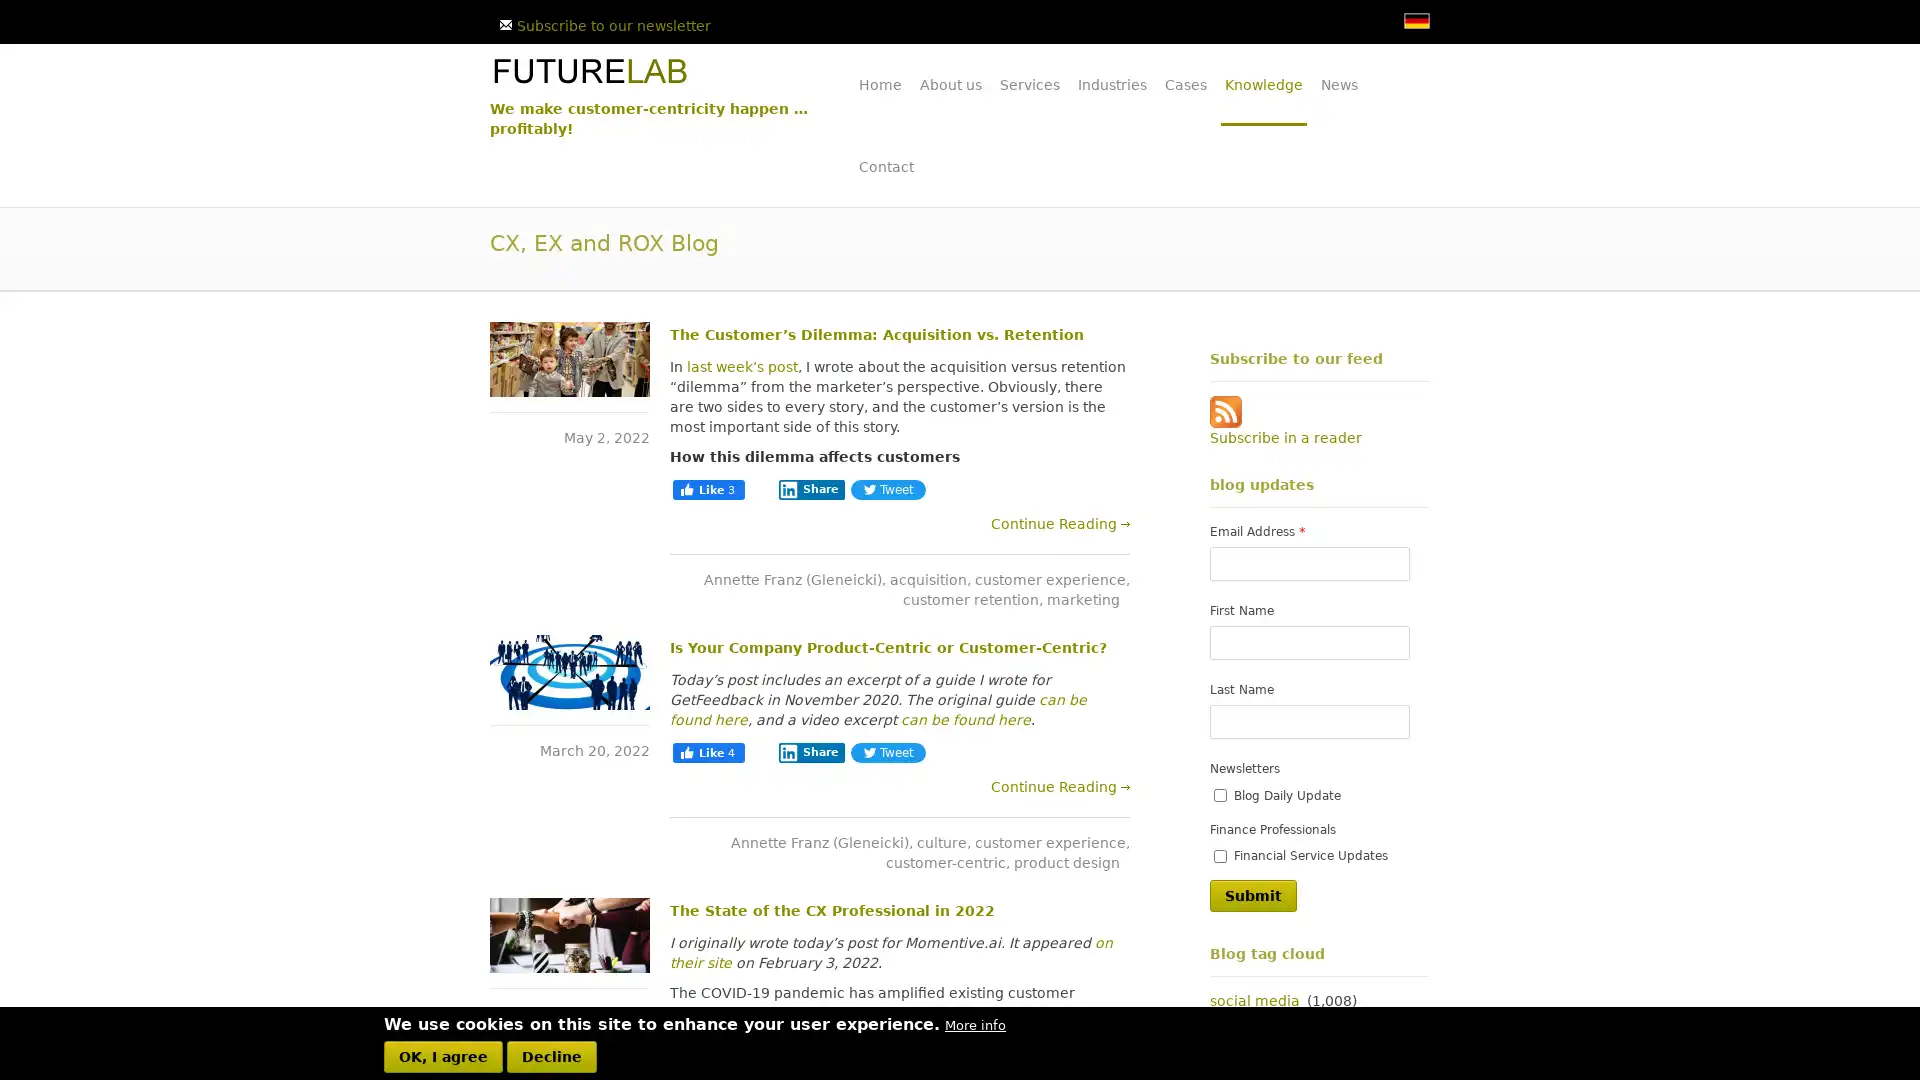 The image size is (1920, 1080). I want to click on More info, so click(975, 1024).